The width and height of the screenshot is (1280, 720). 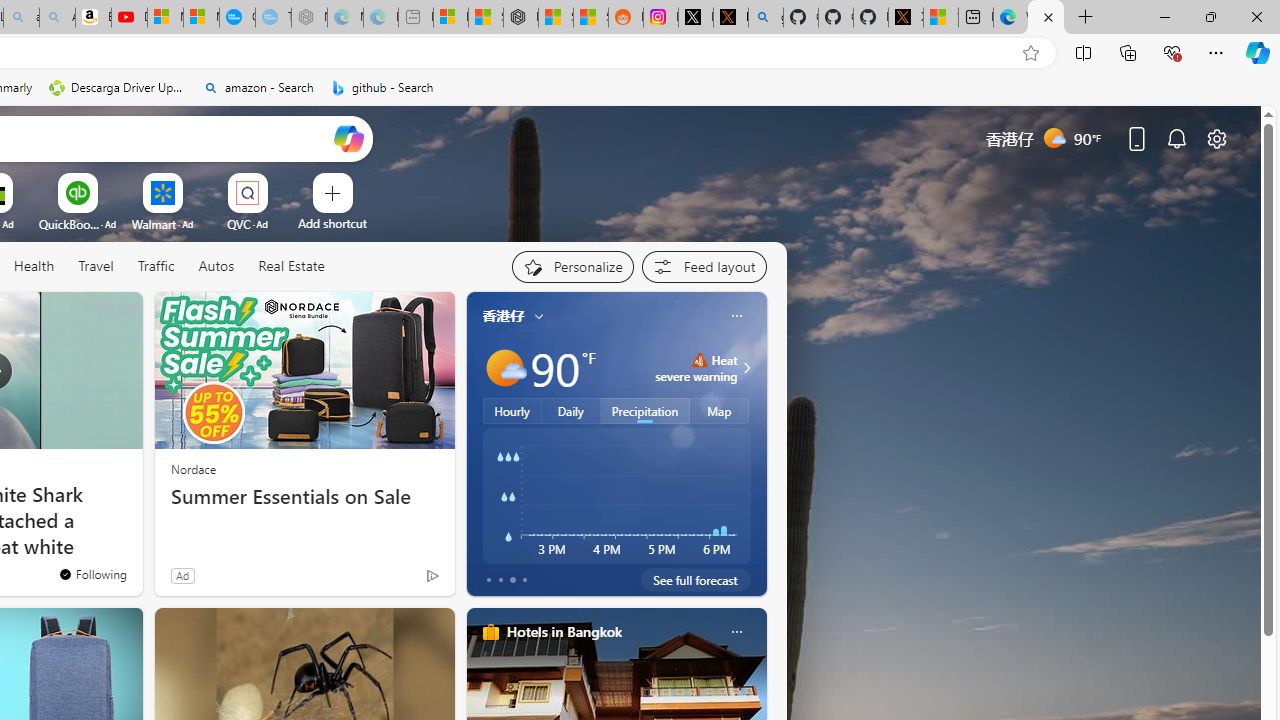 I want to click on 'github - Search', so click(x=382, y=87).